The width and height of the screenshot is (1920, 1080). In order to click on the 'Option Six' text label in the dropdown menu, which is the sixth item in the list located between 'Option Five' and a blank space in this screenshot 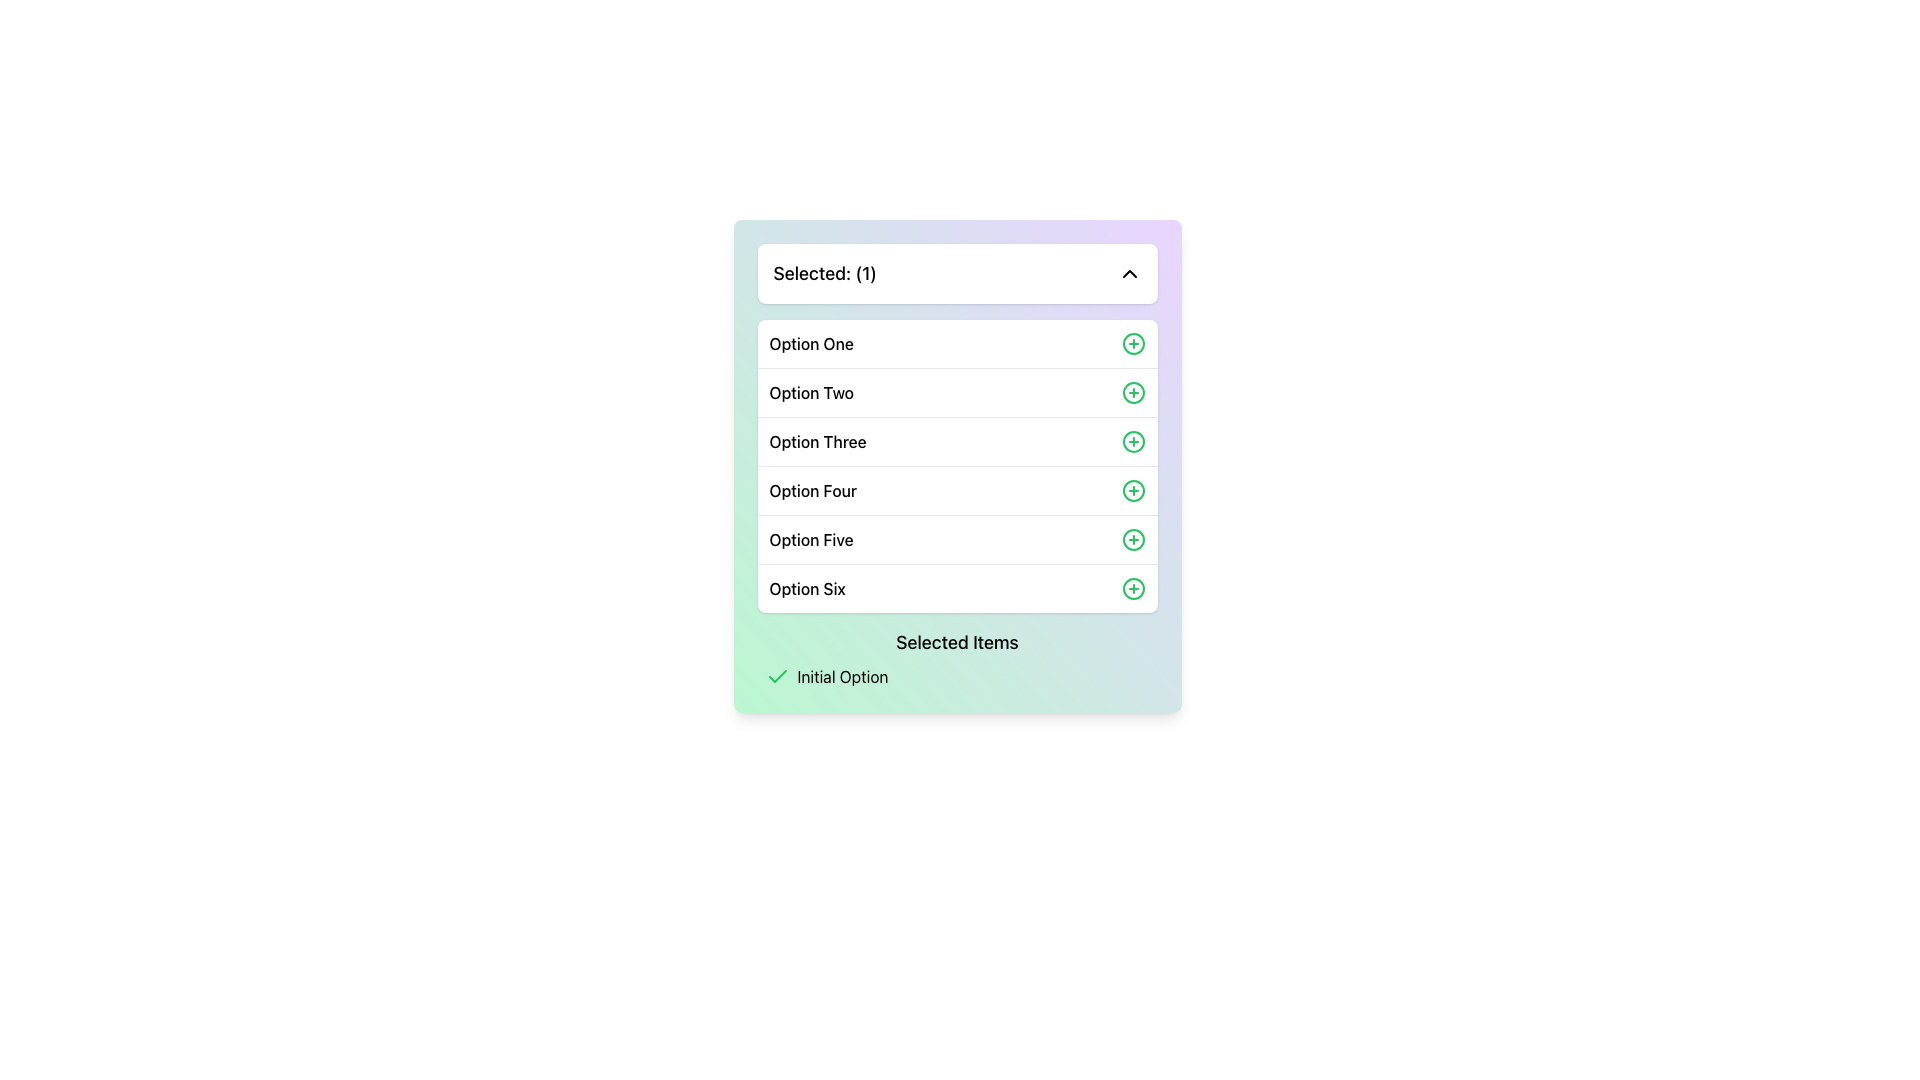, I will do `click(807, 588)`.